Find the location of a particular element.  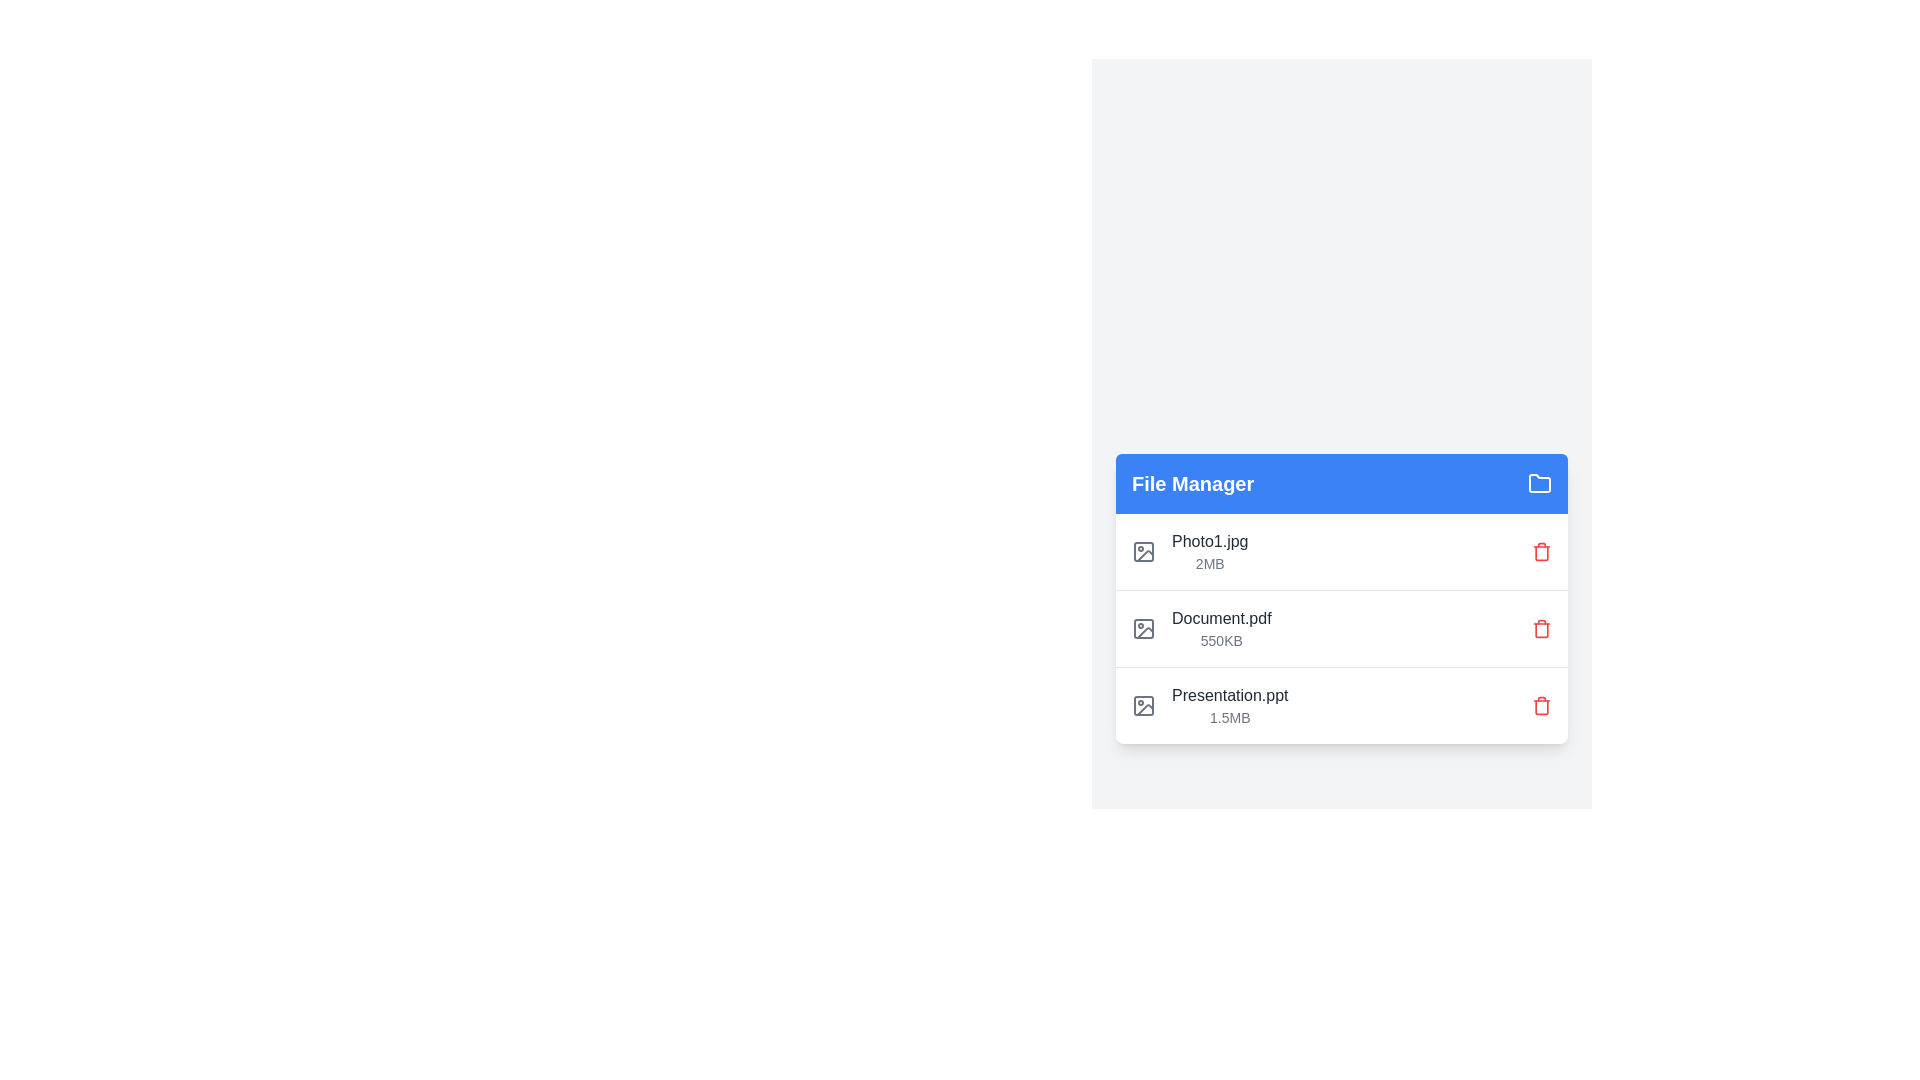

the text label displaying the file size '1.5MB' located below the filename 'Presentation.ppt' in the file list interface is located at coordinates (1228, 716).